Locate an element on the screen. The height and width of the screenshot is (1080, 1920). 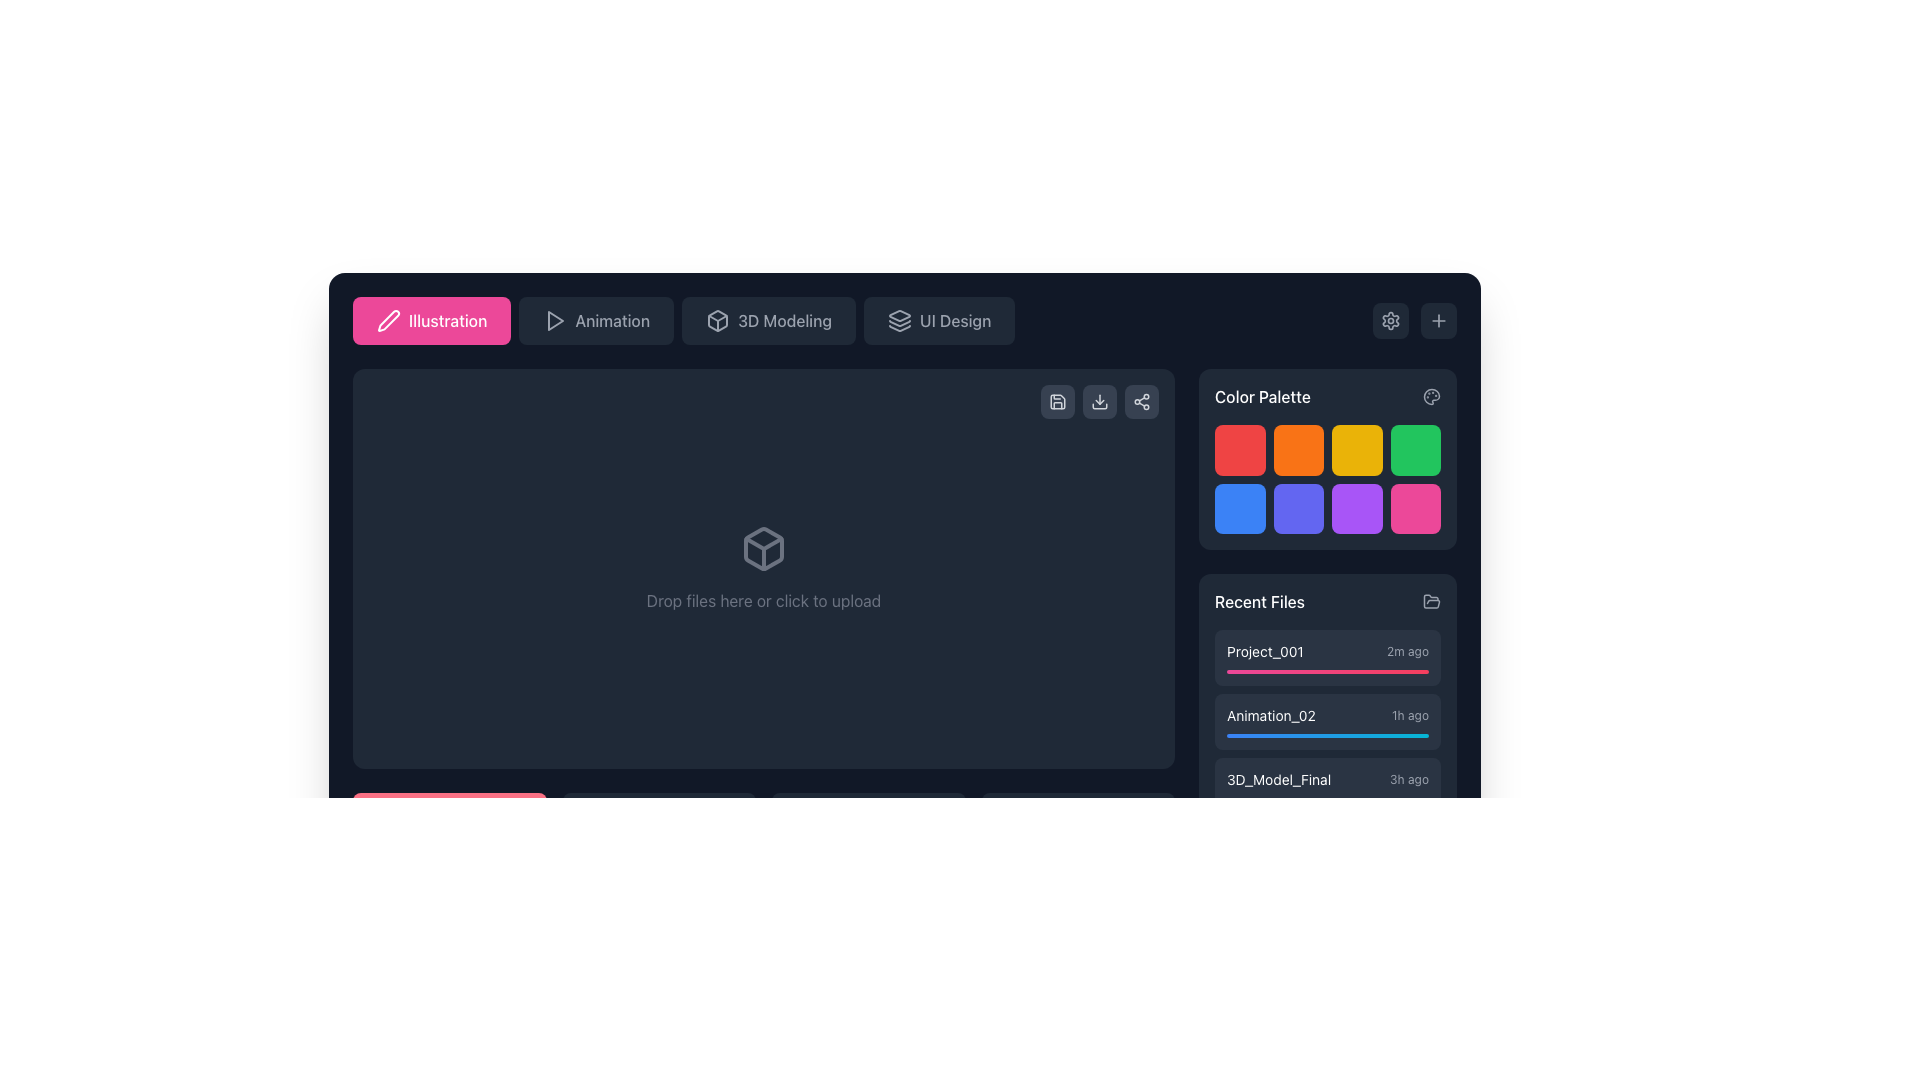
the first selectable color square in the top-right section of the color palette is located at coordinates (1238, 450).